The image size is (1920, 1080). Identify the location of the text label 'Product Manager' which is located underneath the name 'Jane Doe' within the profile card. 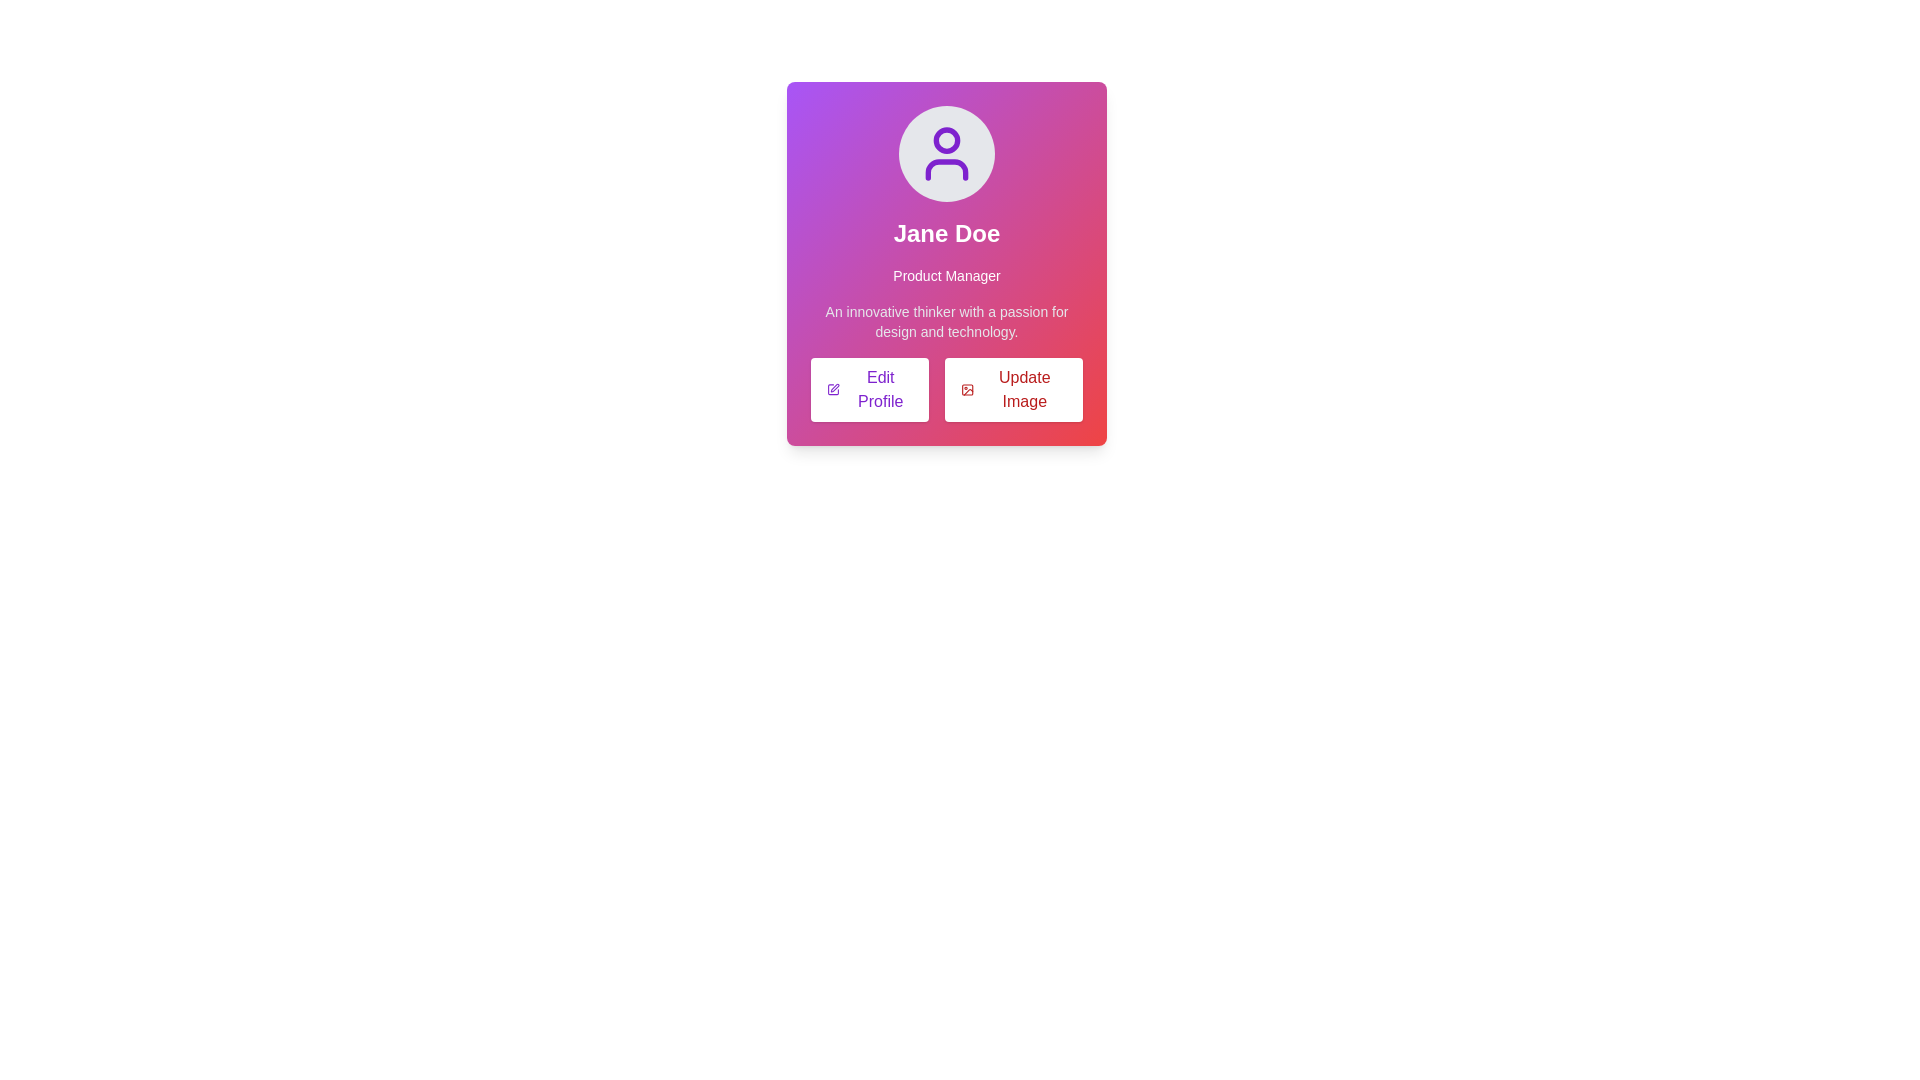
(945, 276).